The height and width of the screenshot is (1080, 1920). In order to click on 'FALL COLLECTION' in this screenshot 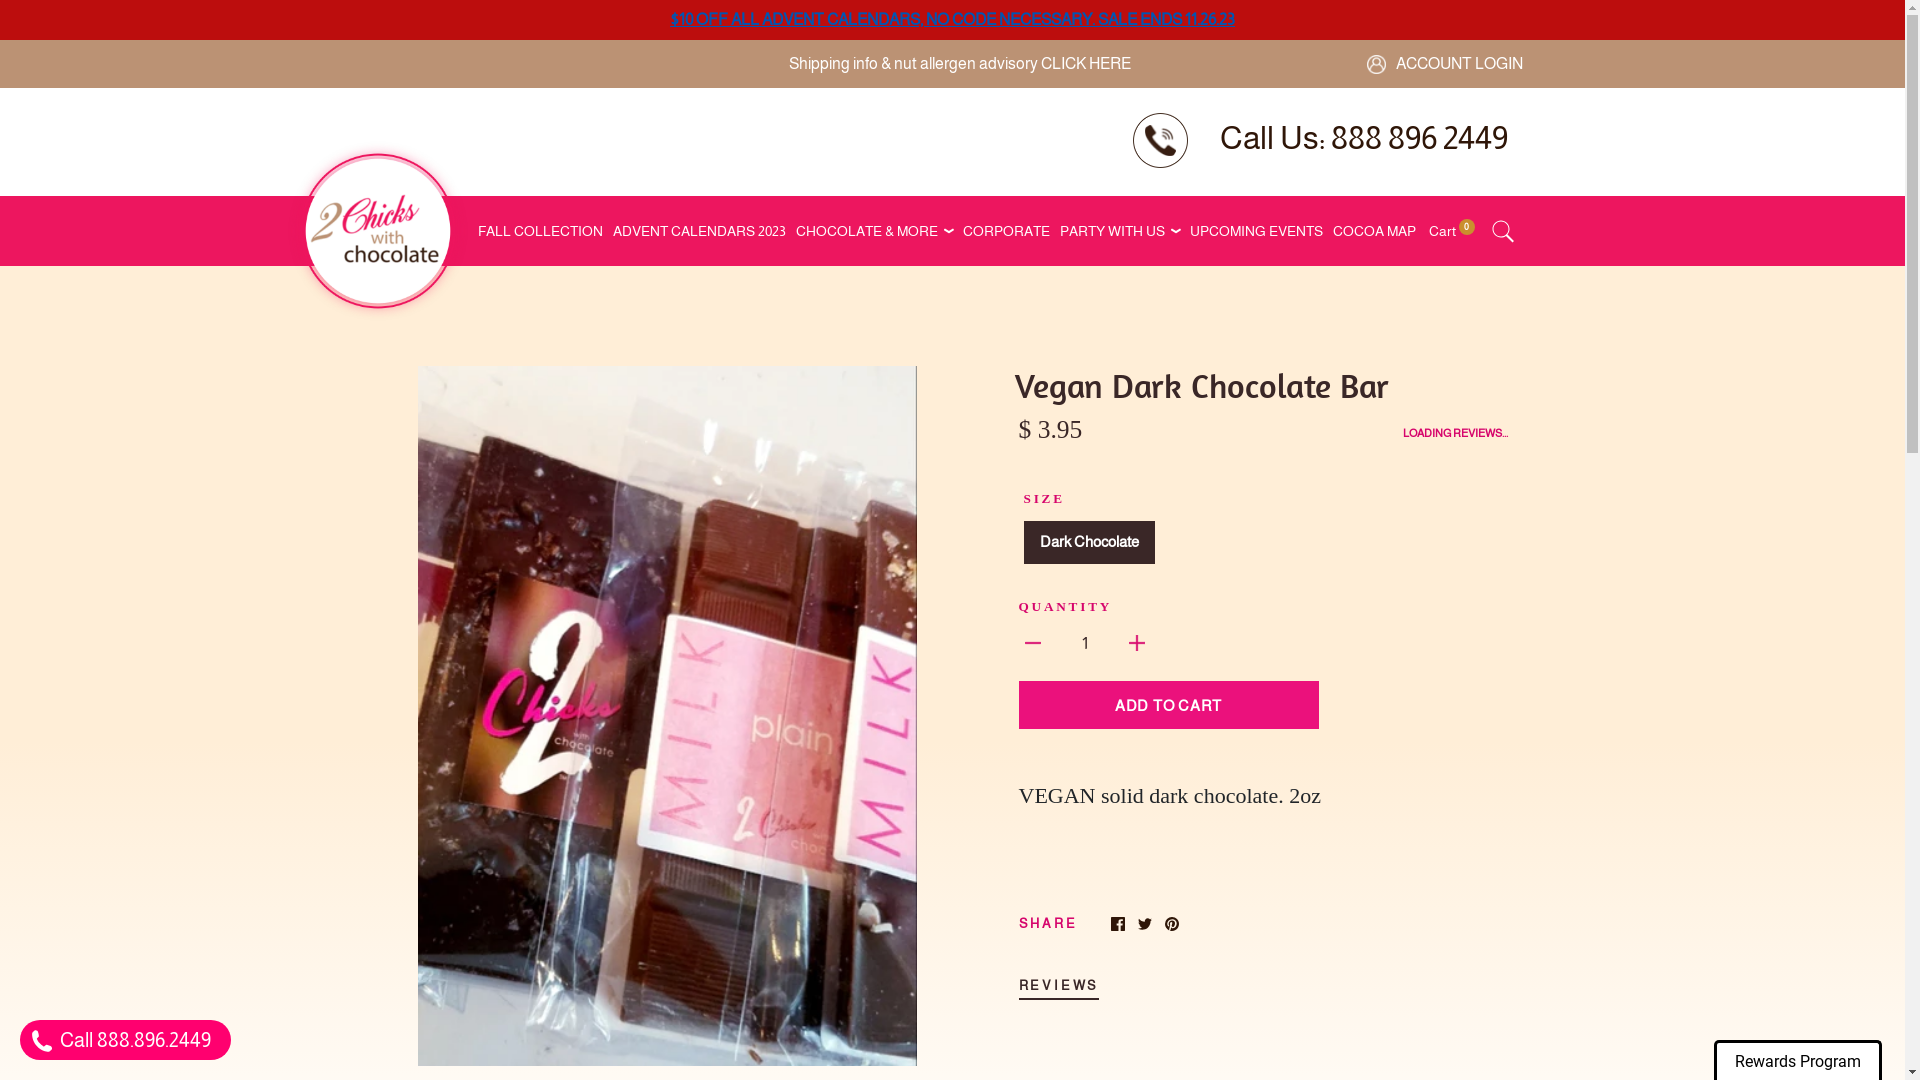, I will do `click(539, 230)`.